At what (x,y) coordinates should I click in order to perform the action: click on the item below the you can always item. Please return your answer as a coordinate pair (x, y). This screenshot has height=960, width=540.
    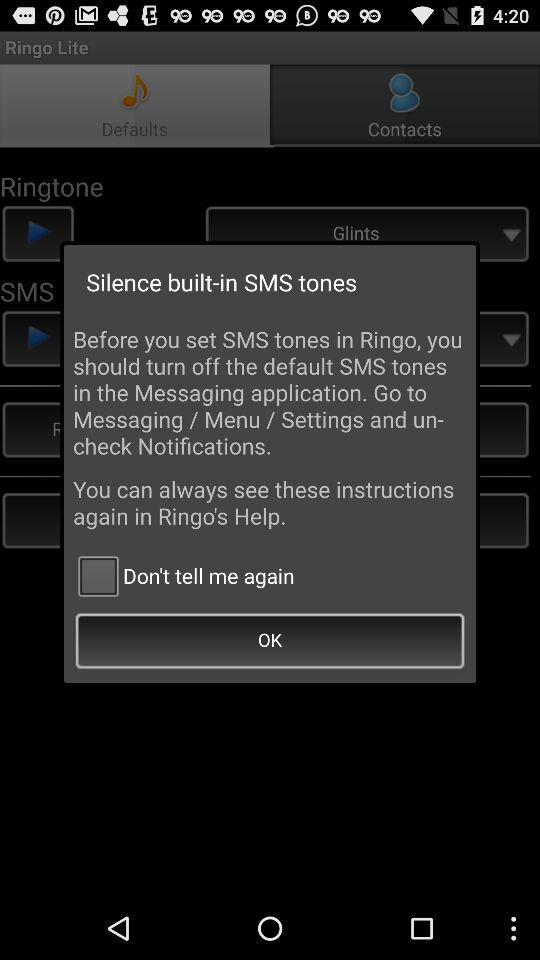
    Looking at the image, I should click on (183, 575).